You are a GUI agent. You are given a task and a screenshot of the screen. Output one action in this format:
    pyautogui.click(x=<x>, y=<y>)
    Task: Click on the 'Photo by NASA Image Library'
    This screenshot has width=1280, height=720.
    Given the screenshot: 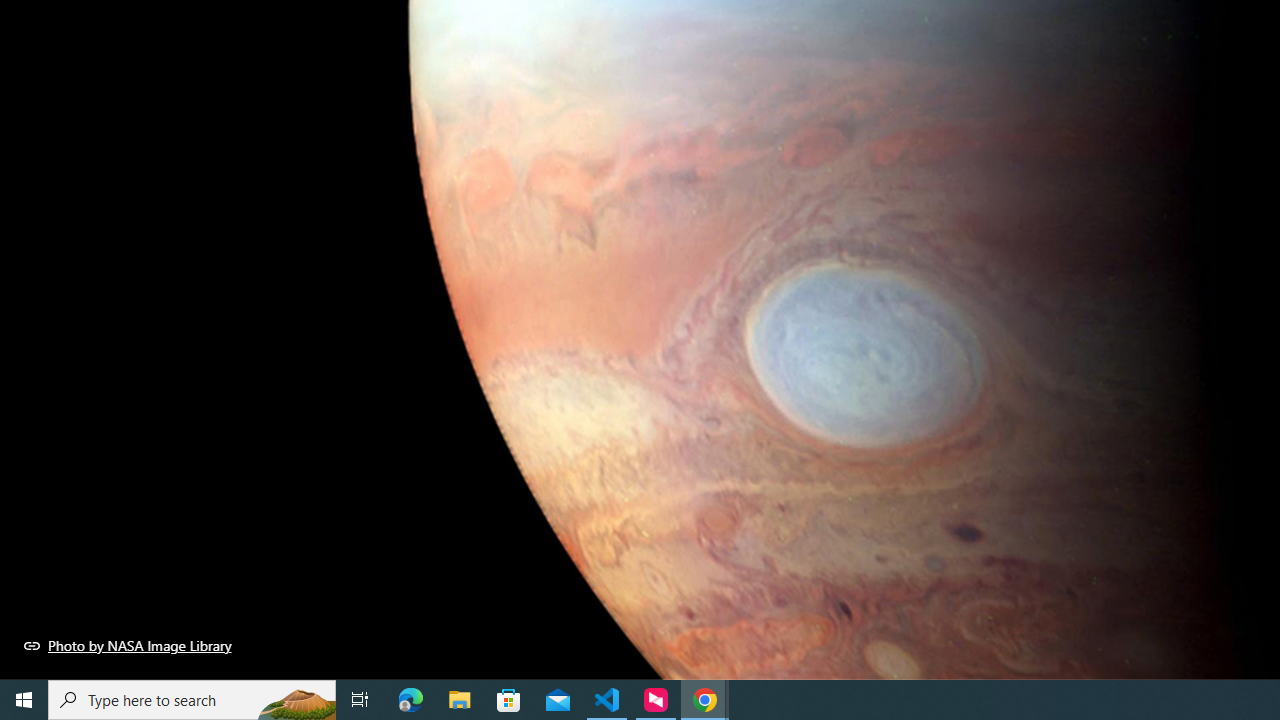 What is the action you would take?
    pyautogui.click(x=127, y=645)
    